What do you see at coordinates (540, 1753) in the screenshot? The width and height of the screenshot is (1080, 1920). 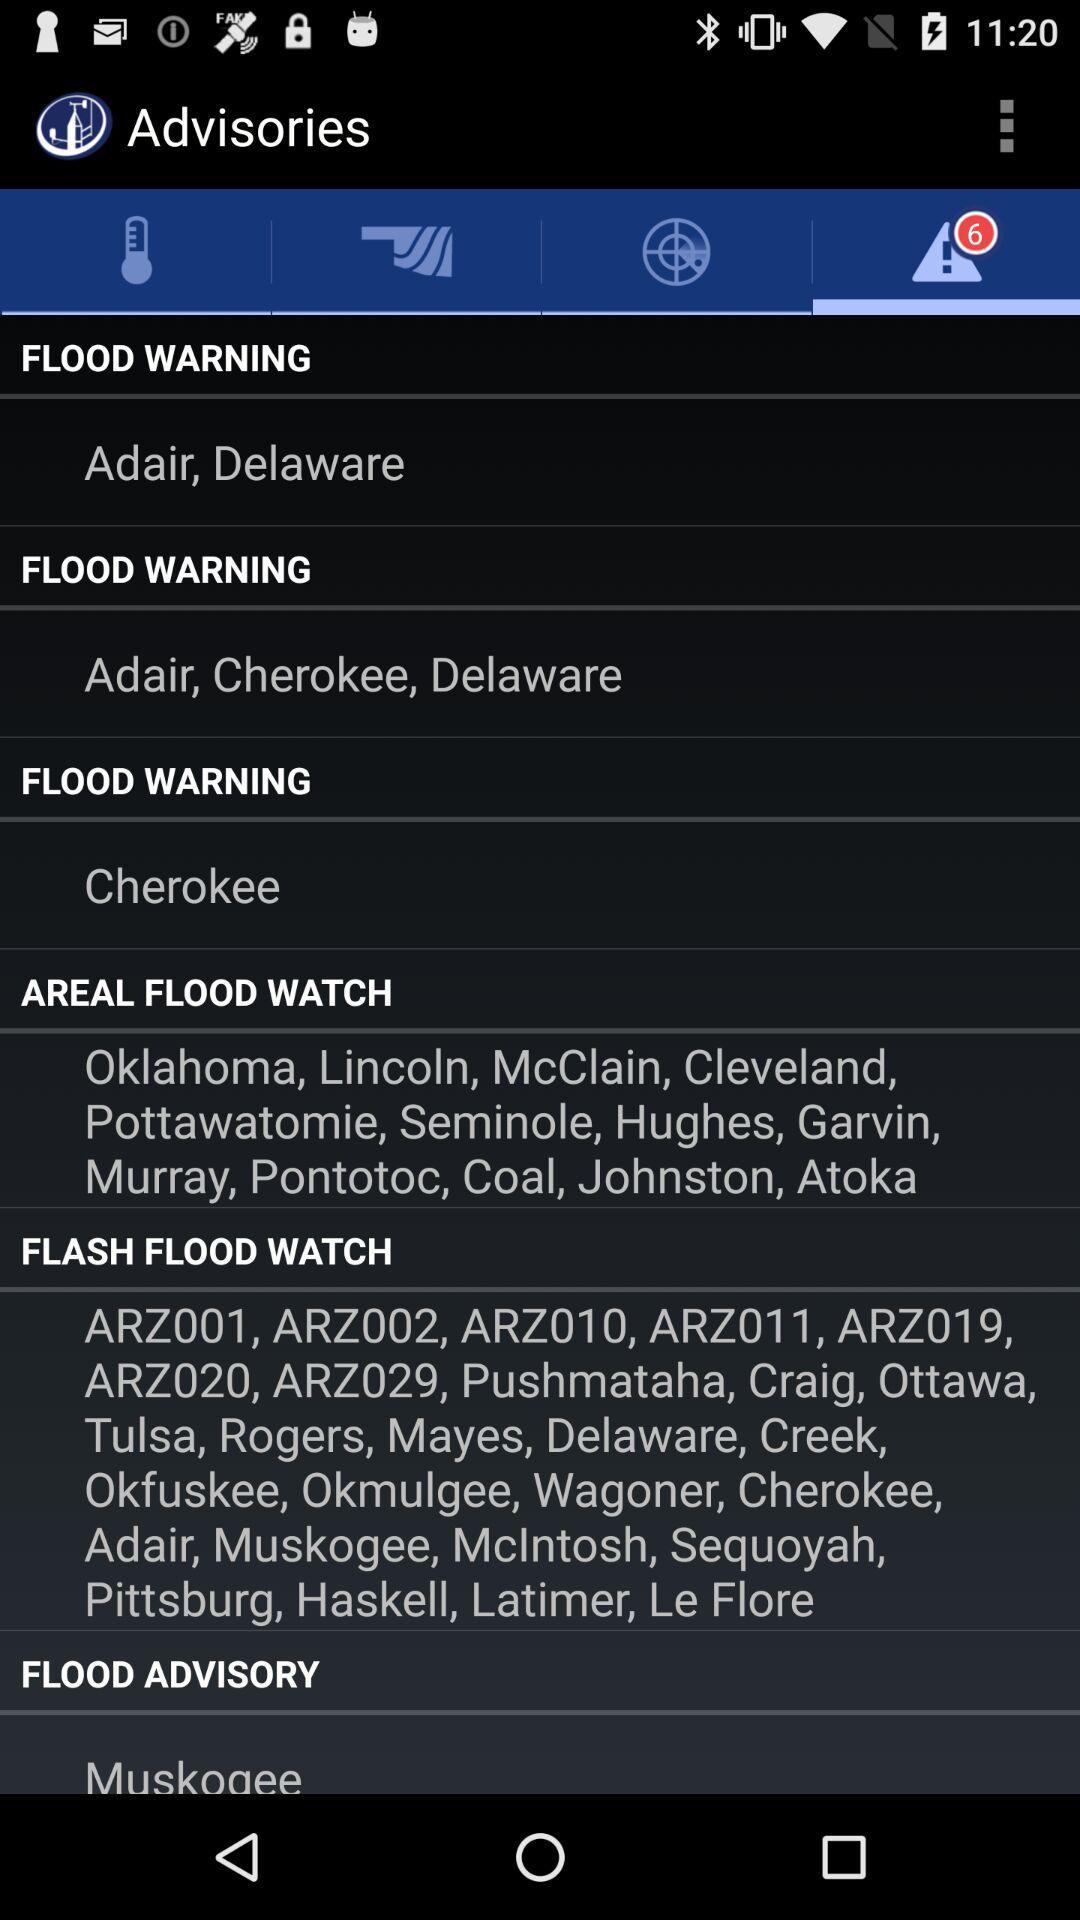 I see `the app below the flood advisory` at bounding box center [540, 1753].